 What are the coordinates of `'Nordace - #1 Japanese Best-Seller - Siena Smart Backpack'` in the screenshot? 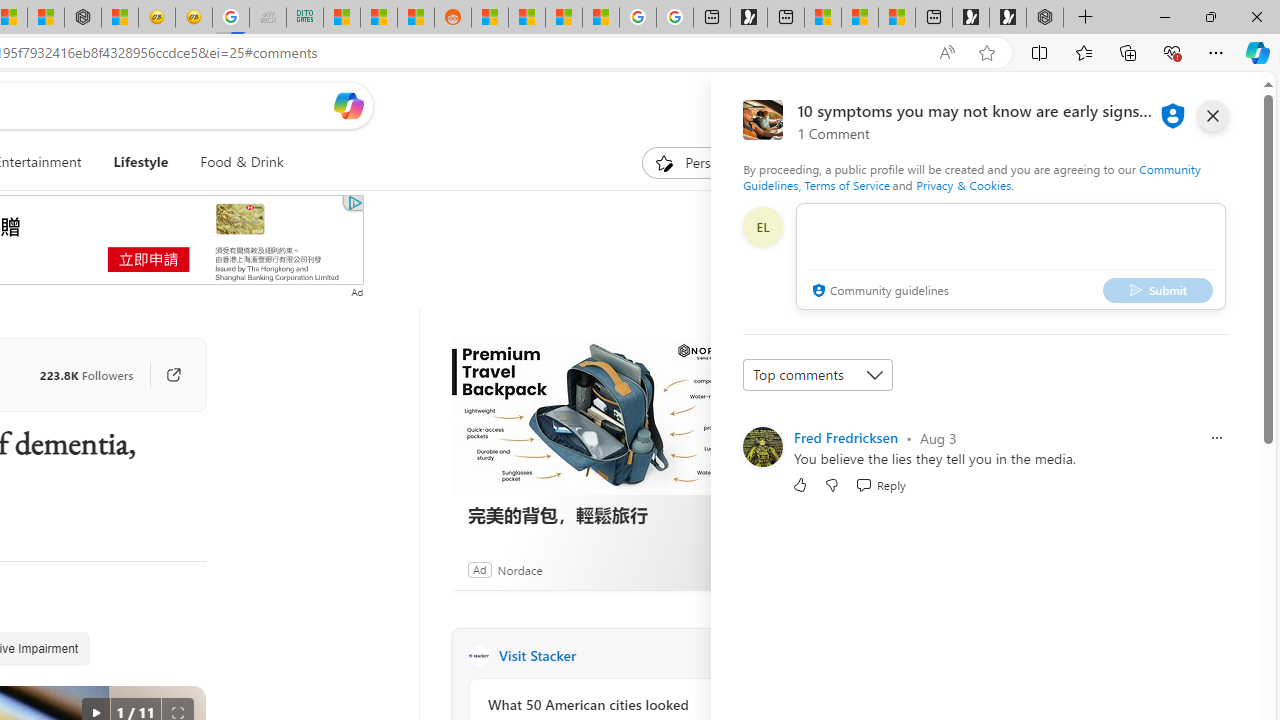 It's located at (82, 17).